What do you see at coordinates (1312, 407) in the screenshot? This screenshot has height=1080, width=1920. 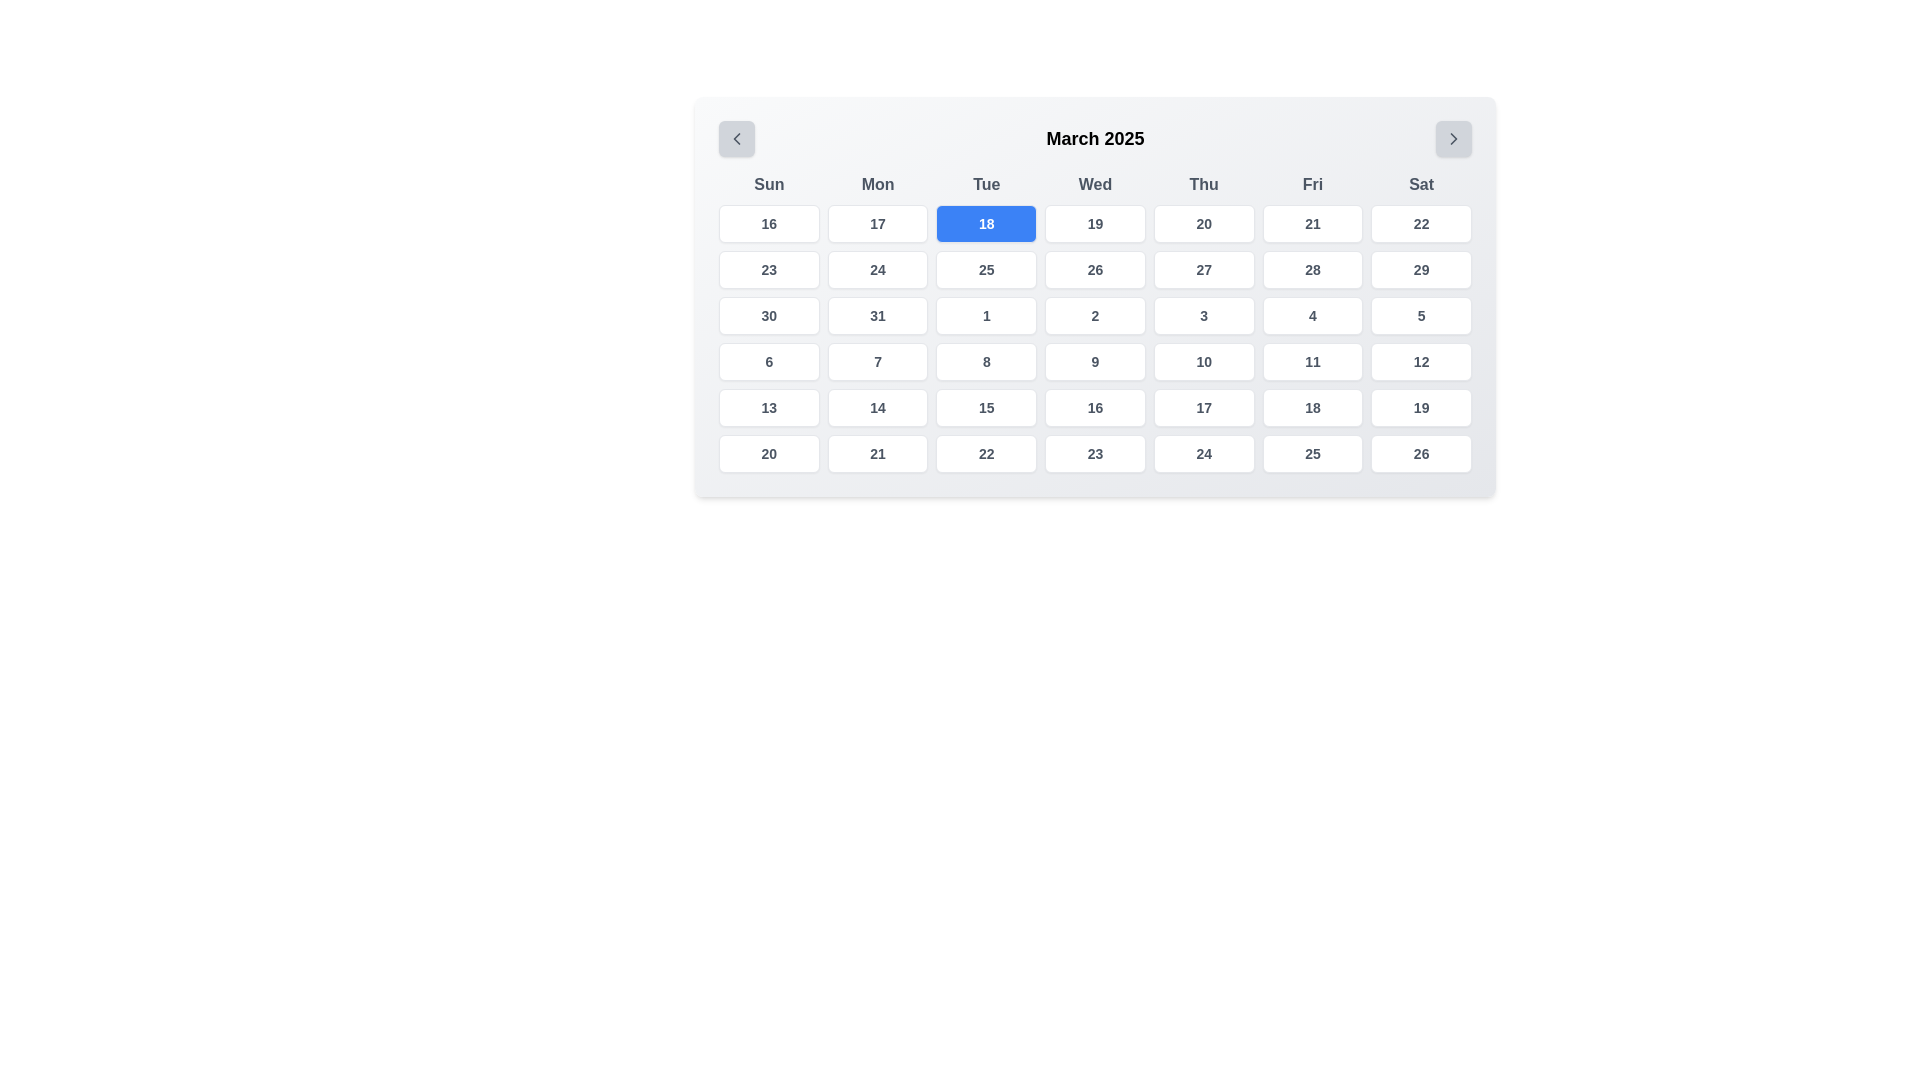 I see `the button displaying the number '18' in the calendar interface` at bounding box center [1312, 407].